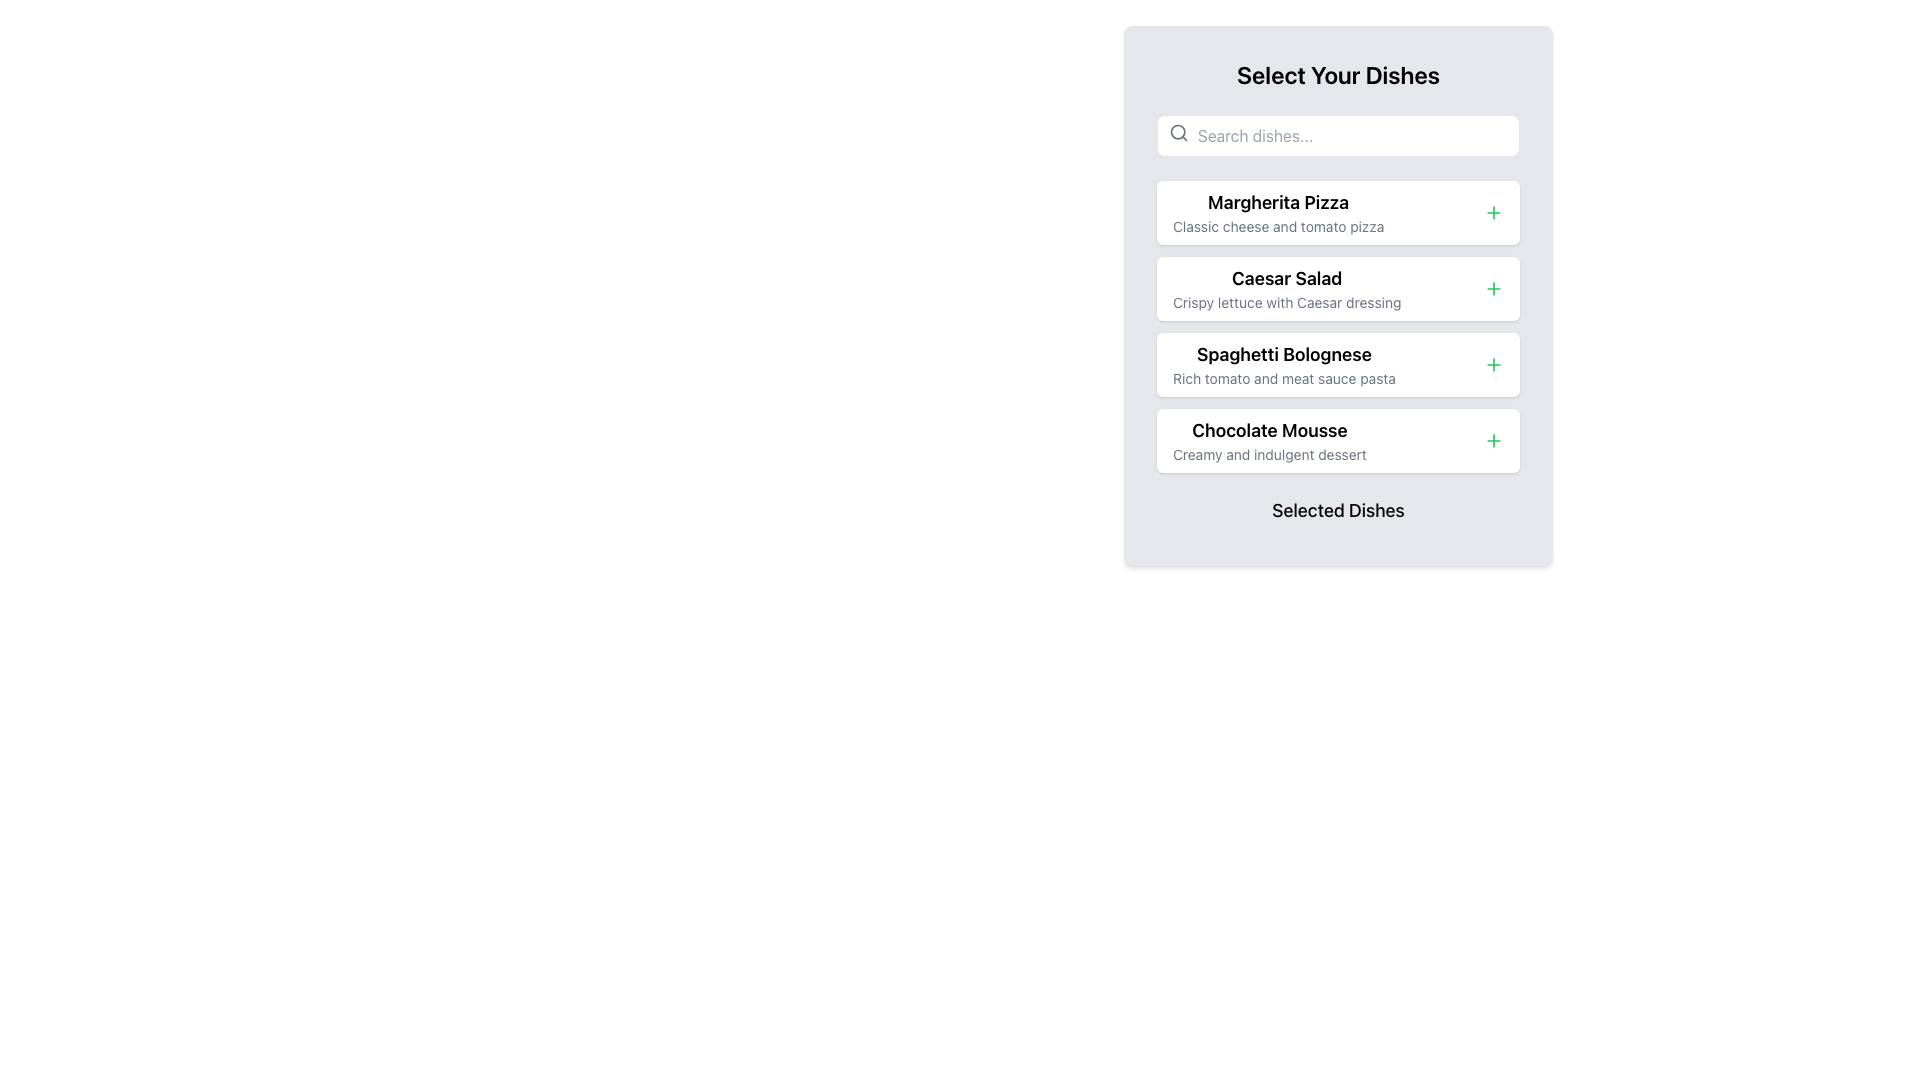 This screenshot has width=1920, height=1080. I want to click on the selectable menu item 'Caesar Salad' with a plus icon, so click(1338, 289).